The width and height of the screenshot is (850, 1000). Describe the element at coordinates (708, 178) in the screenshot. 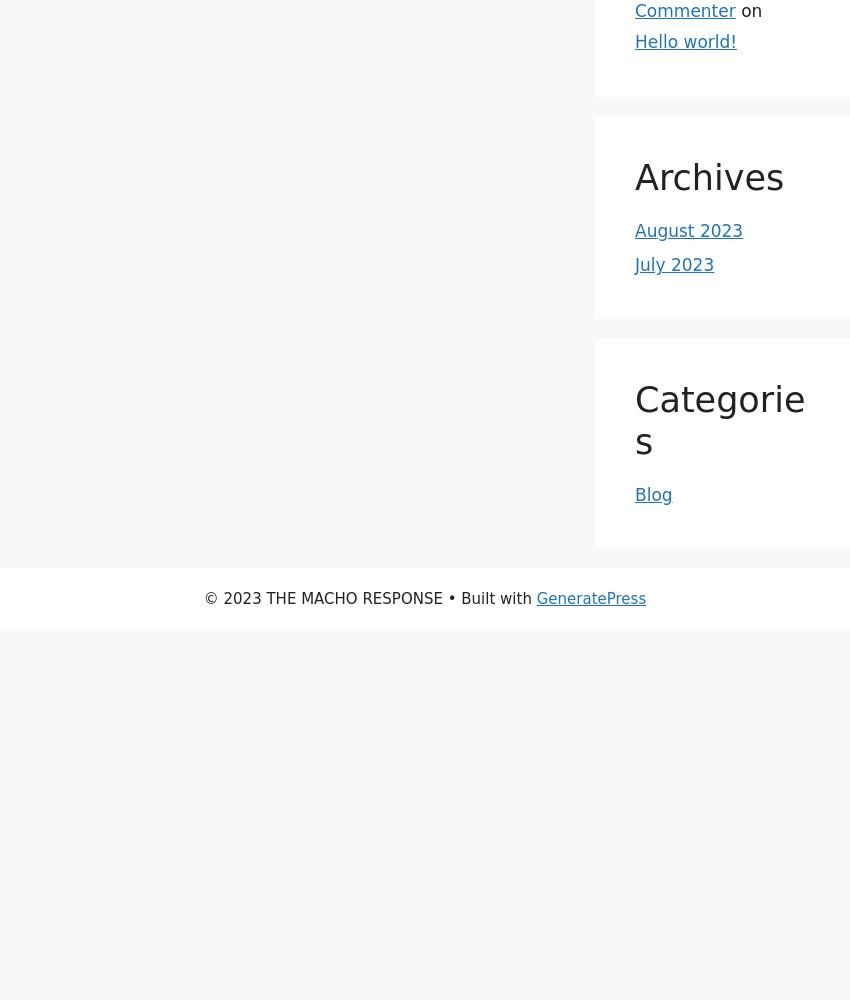

I see `'Archives'` at that location.